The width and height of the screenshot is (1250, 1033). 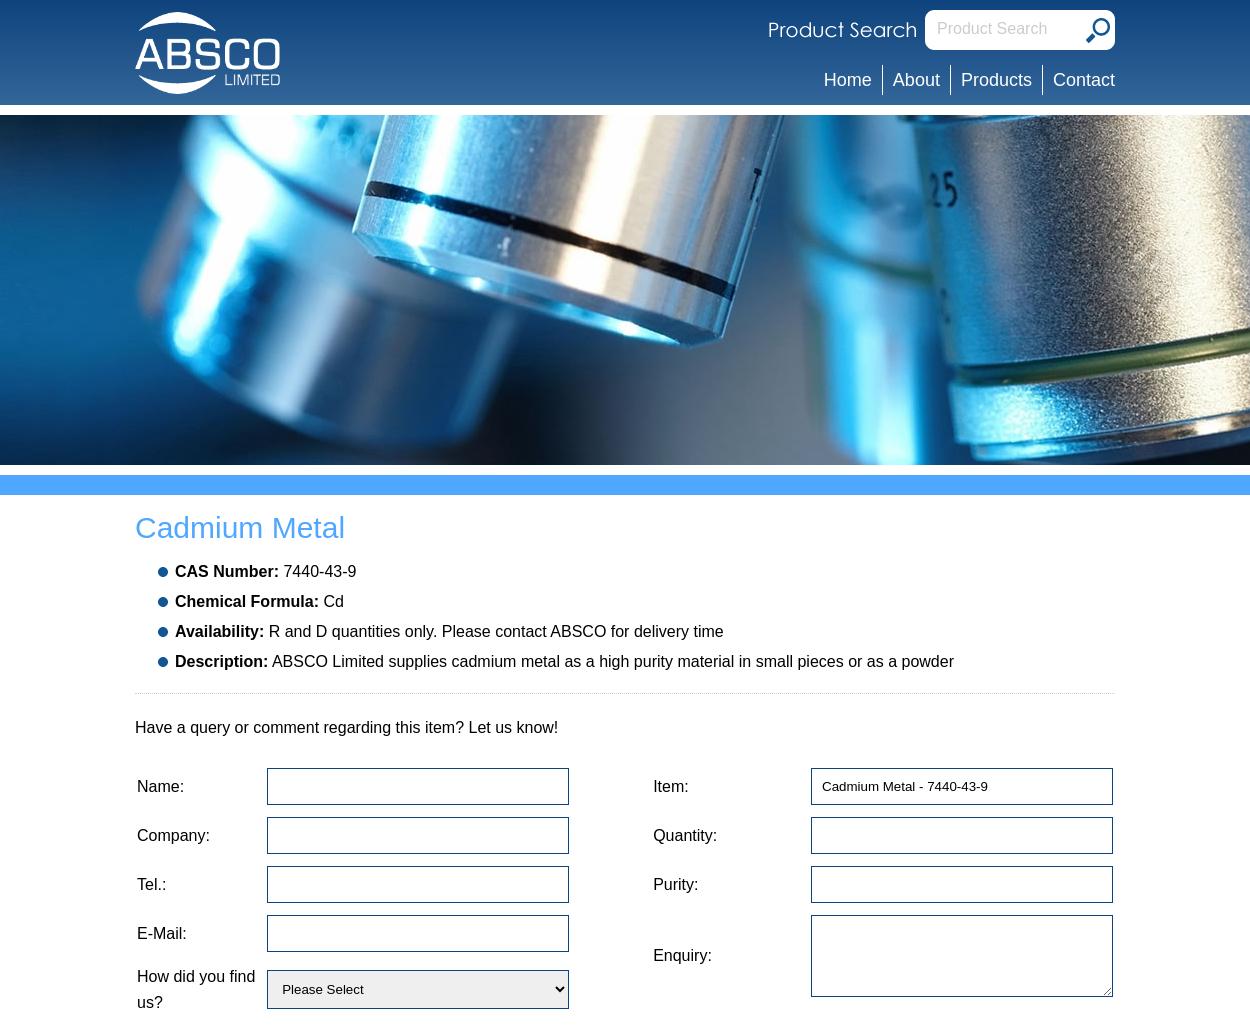 I want to click on 'Tel.:', so click(x=137, y=882).